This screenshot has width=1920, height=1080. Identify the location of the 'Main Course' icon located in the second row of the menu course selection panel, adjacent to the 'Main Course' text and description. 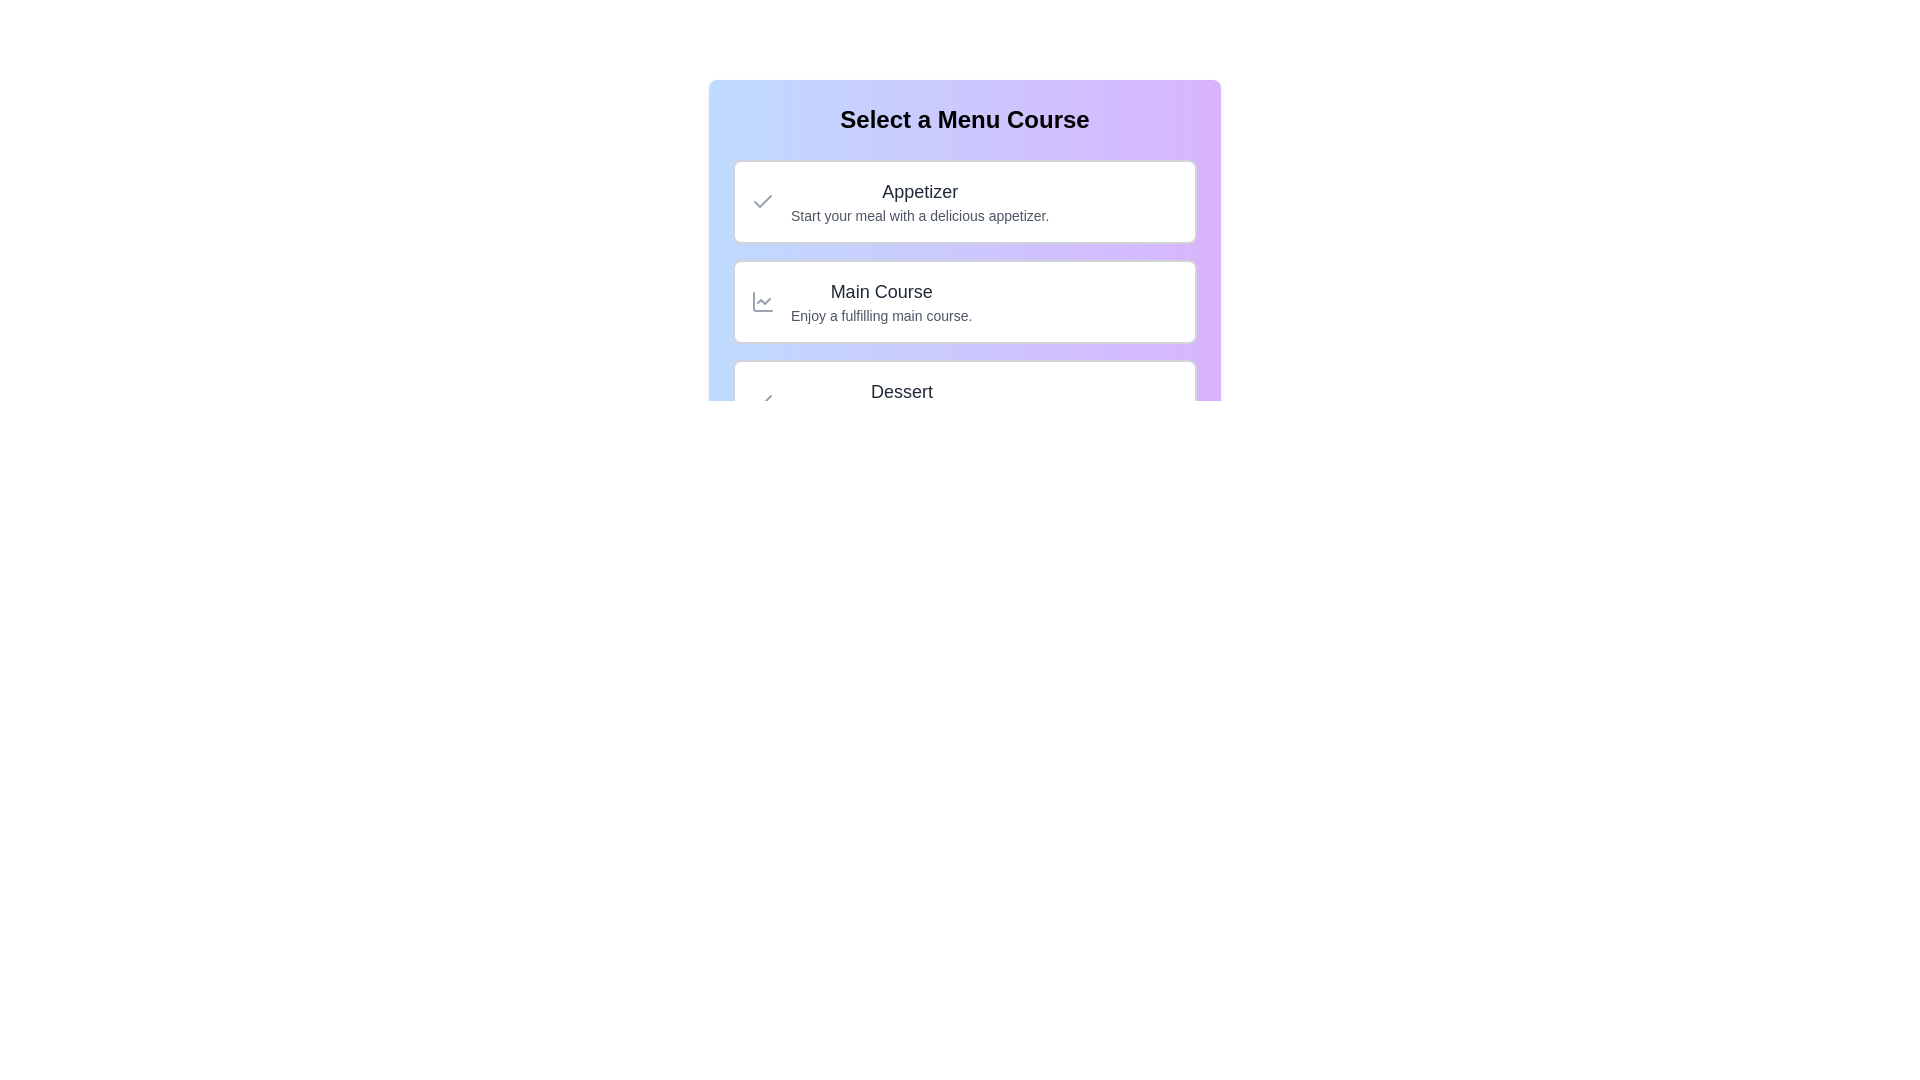
(762, 301).